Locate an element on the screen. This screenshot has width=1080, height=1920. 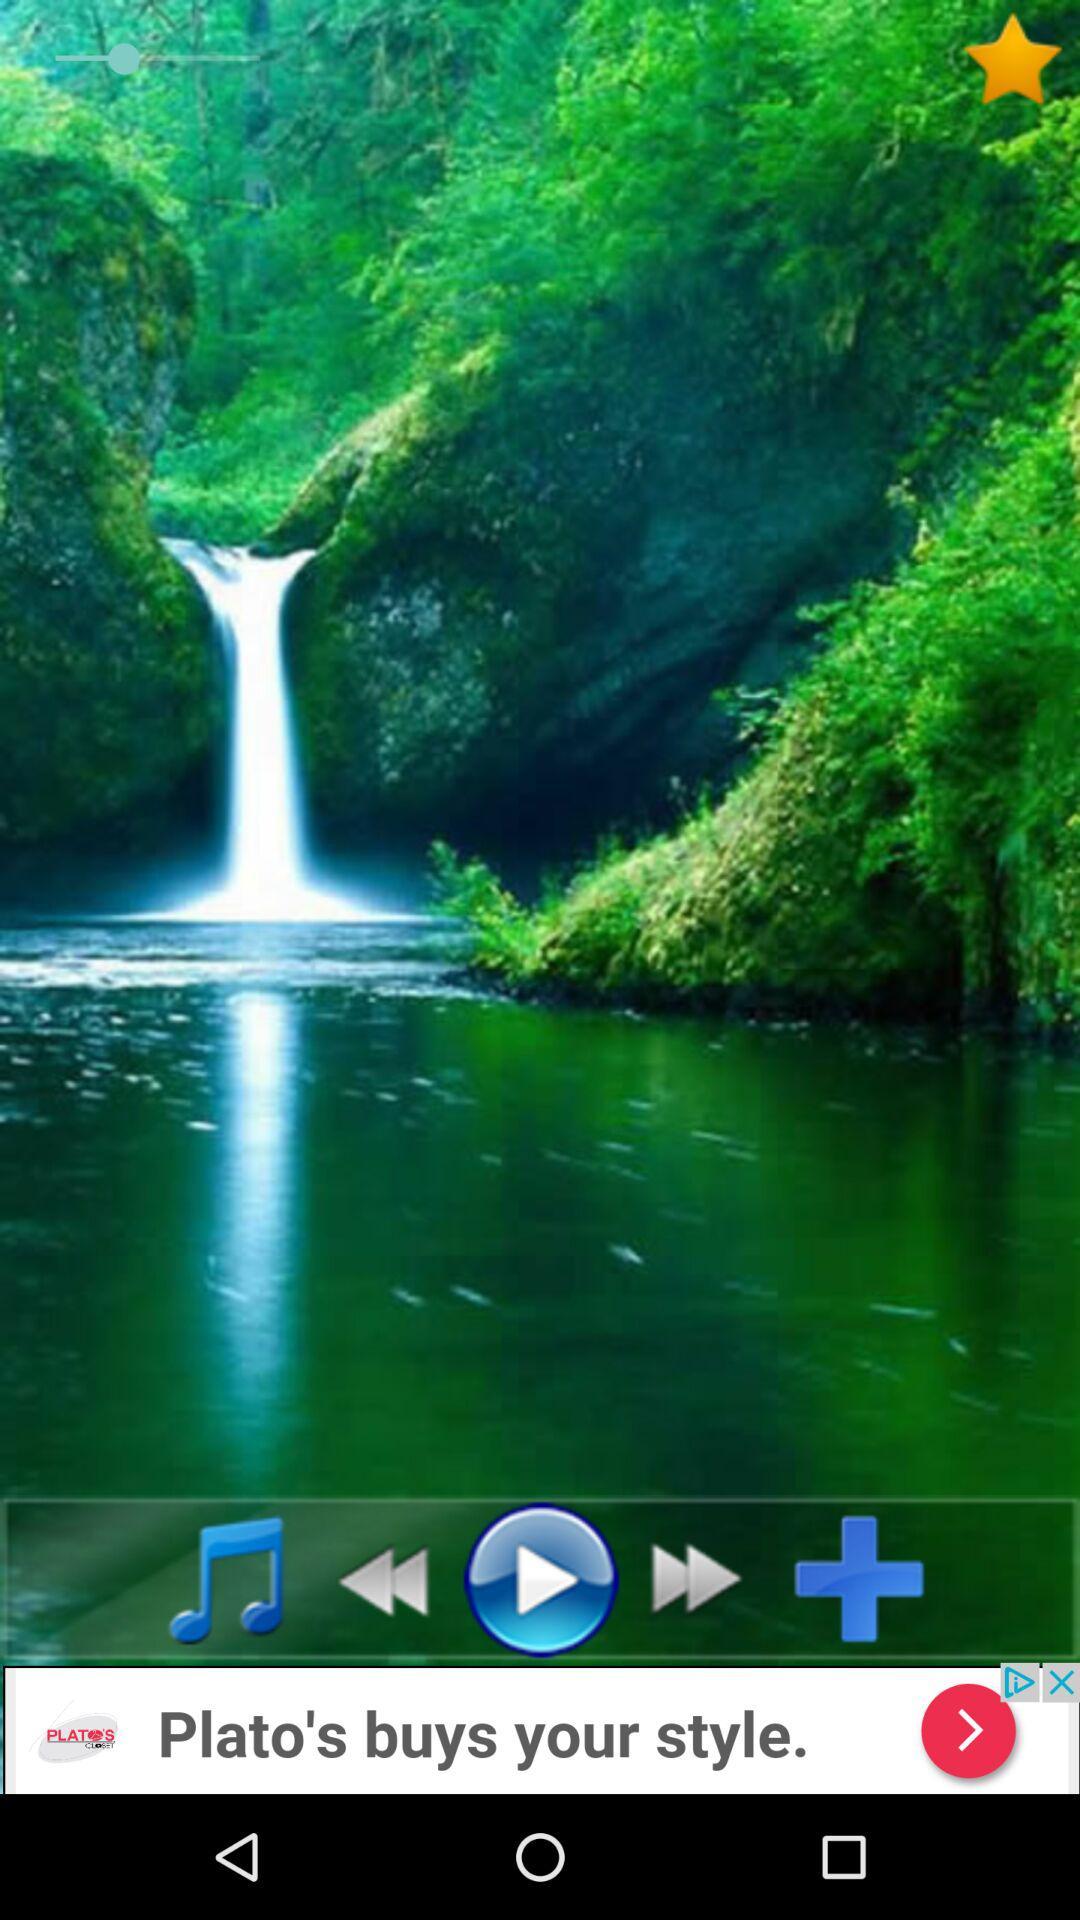
the play icon is located at coordinates (540, 1577).